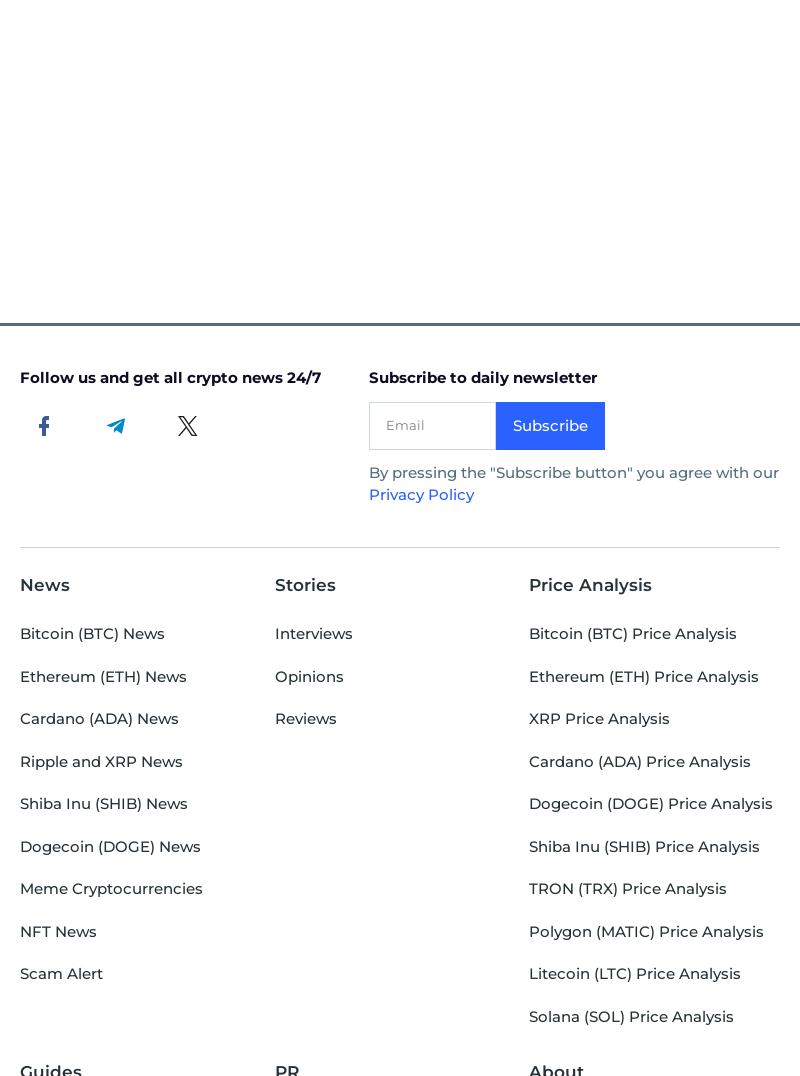 The width and height of the screenshot is (800, 1076). What do you see at coordinates (528, 929) in the screenshot?
I see `'Polygon (MATIC) Price Analysis'` at bounding box center [528, 929].